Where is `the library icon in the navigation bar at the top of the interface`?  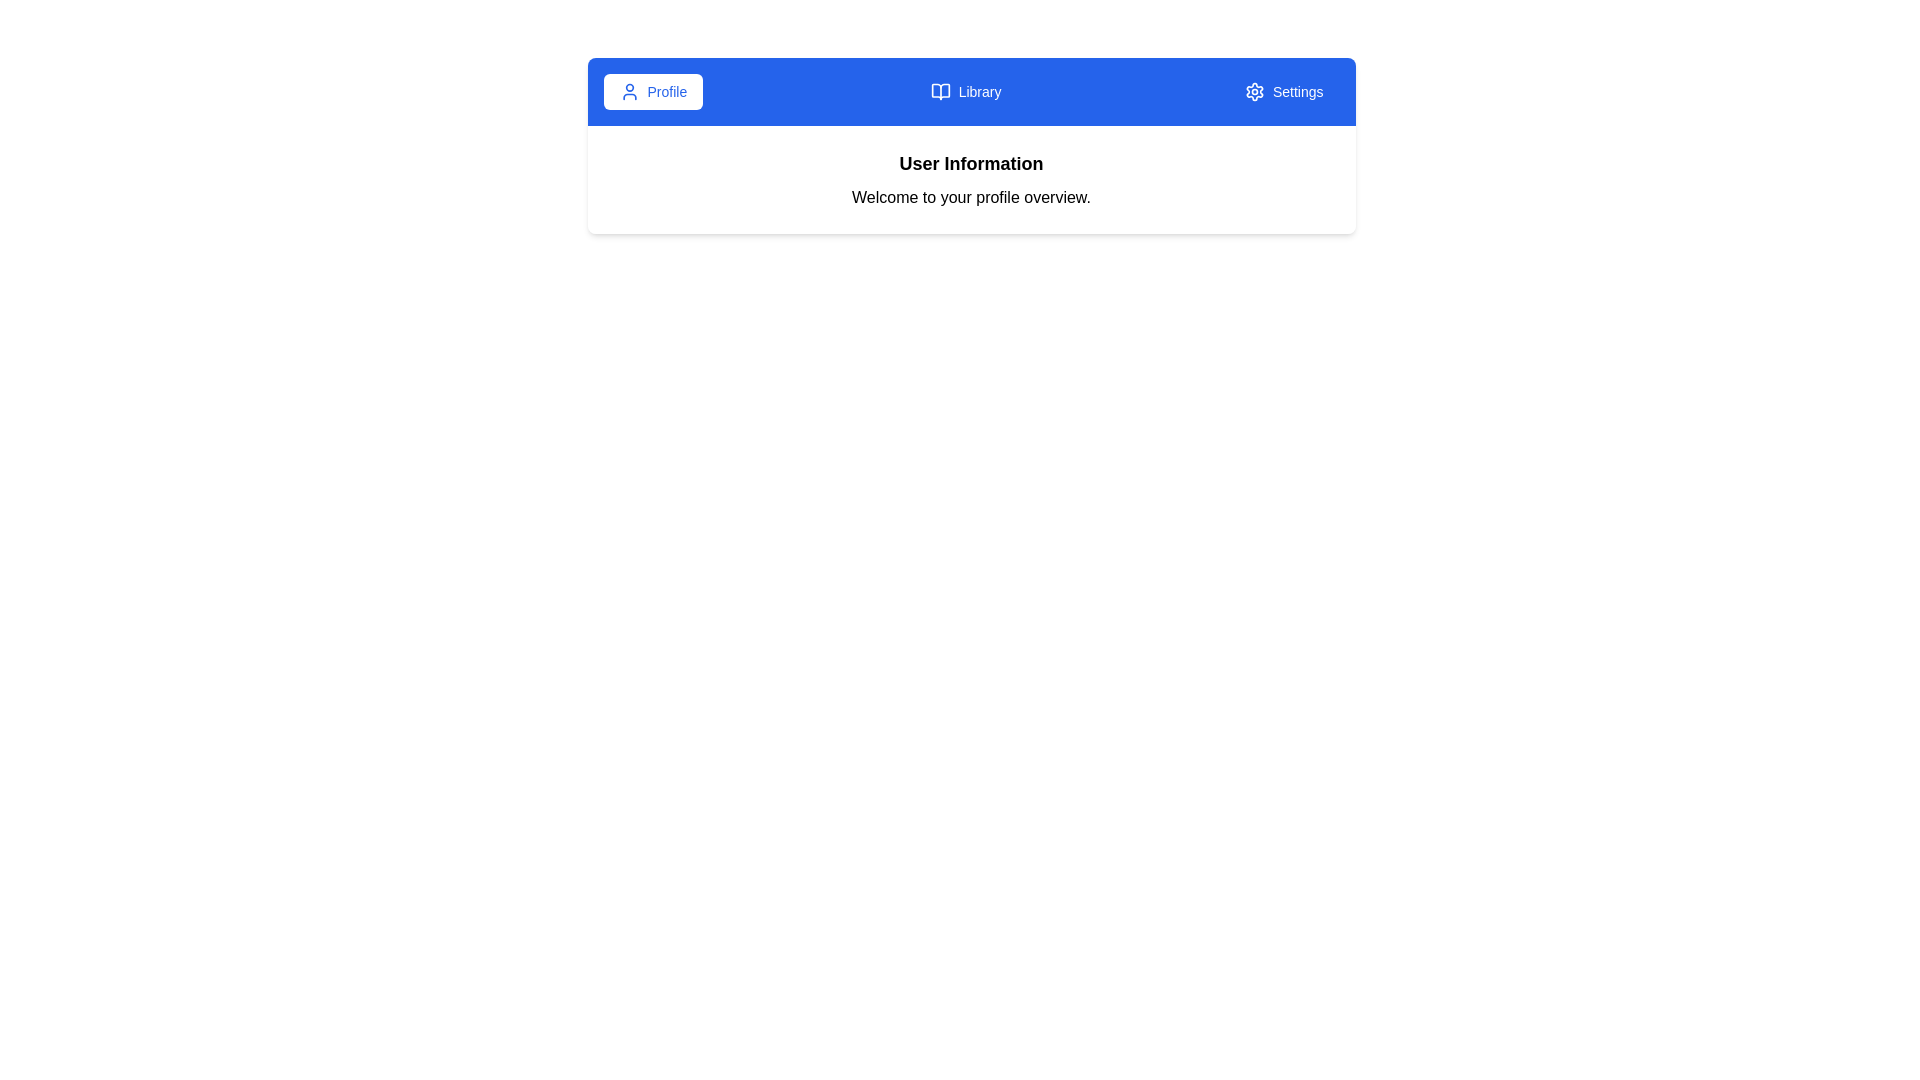 the library icon in the navigation bar at the top of the interface is located at coordinates (939, 92).